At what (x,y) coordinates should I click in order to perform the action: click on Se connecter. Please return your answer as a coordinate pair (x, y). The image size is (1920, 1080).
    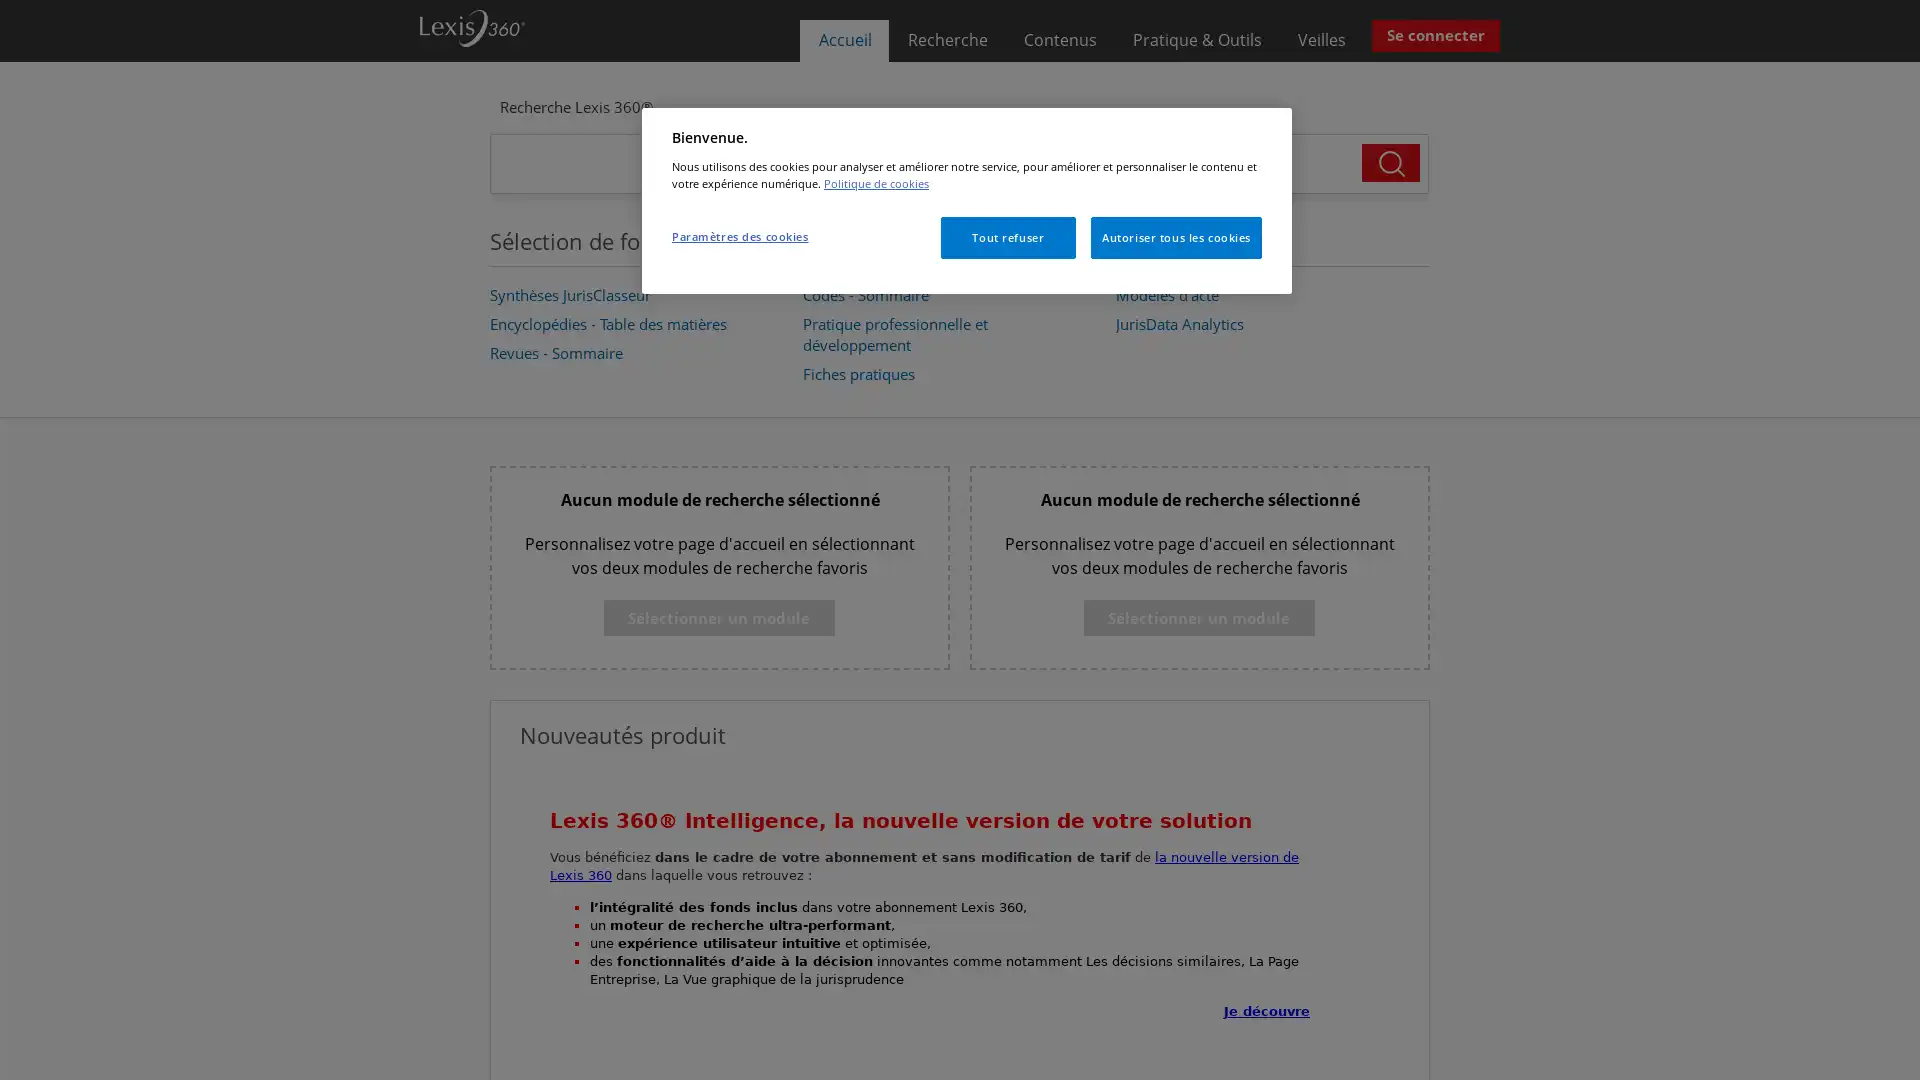
    Looking at the image, I should click on (1434, 35).